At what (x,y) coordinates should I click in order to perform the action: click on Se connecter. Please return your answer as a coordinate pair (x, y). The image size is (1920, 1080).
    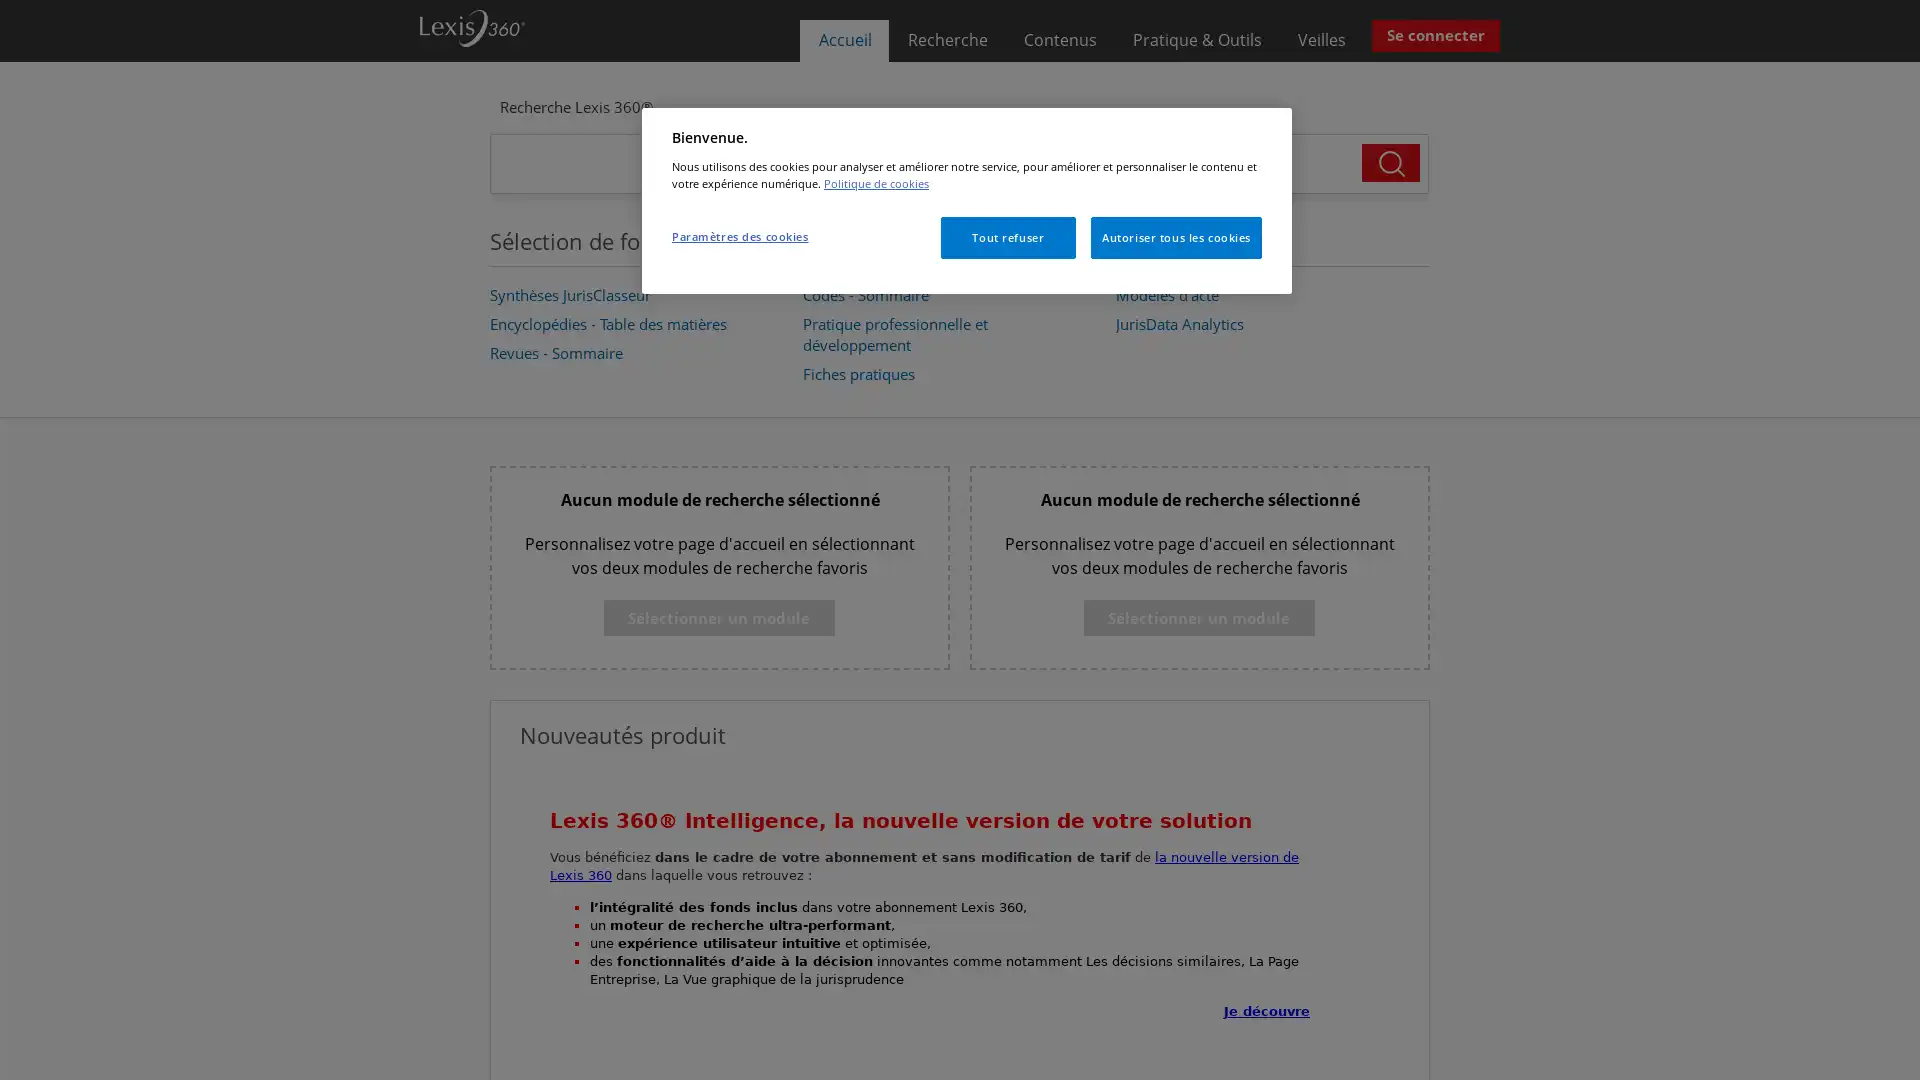
    Looking at the image, I should click on (1434, 35).